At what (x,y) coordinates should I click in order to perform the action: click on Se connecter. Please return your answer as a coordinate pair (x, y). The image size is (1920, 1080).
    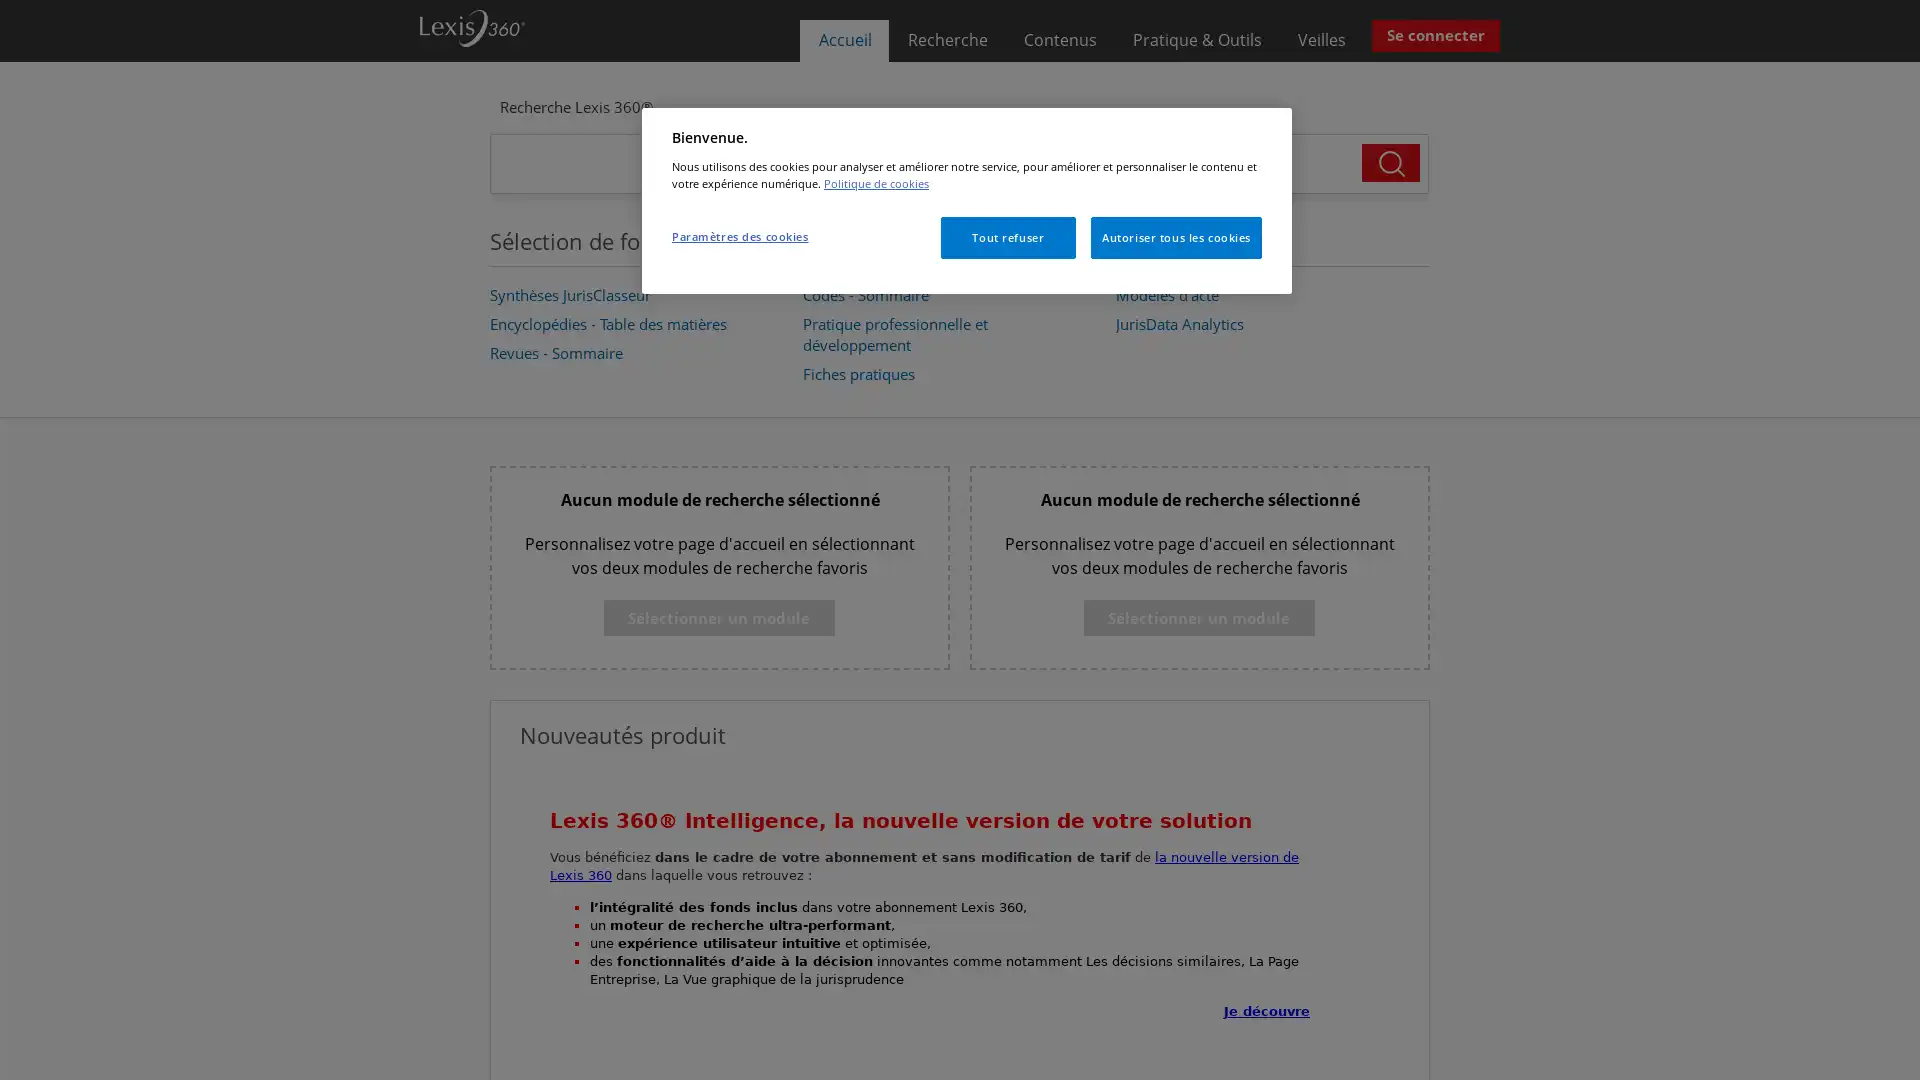
    Looking at the image, I should click on (1434, 35).